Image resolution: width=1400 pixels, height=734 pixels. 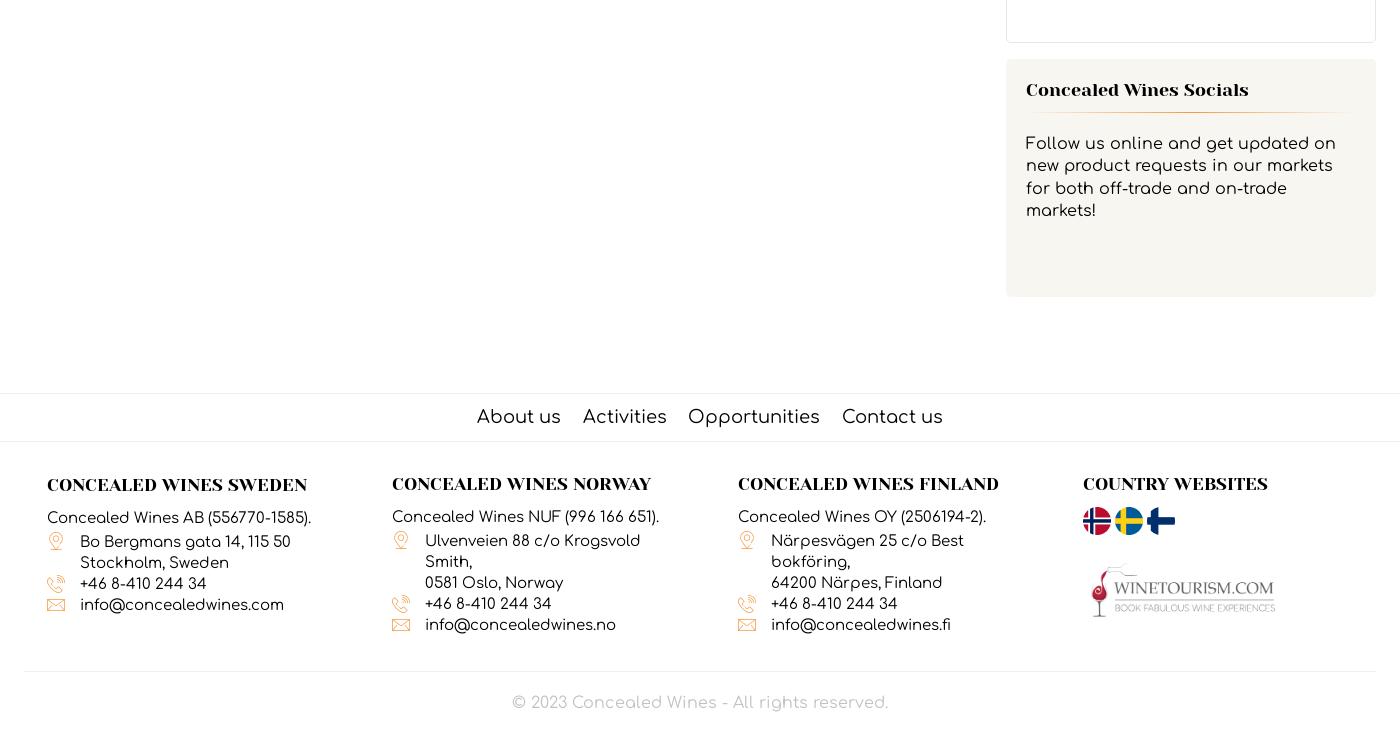 I want to click on 'Ulvenveien 88 c/o Krogsvold Smith,', so click(x=532, y=550).